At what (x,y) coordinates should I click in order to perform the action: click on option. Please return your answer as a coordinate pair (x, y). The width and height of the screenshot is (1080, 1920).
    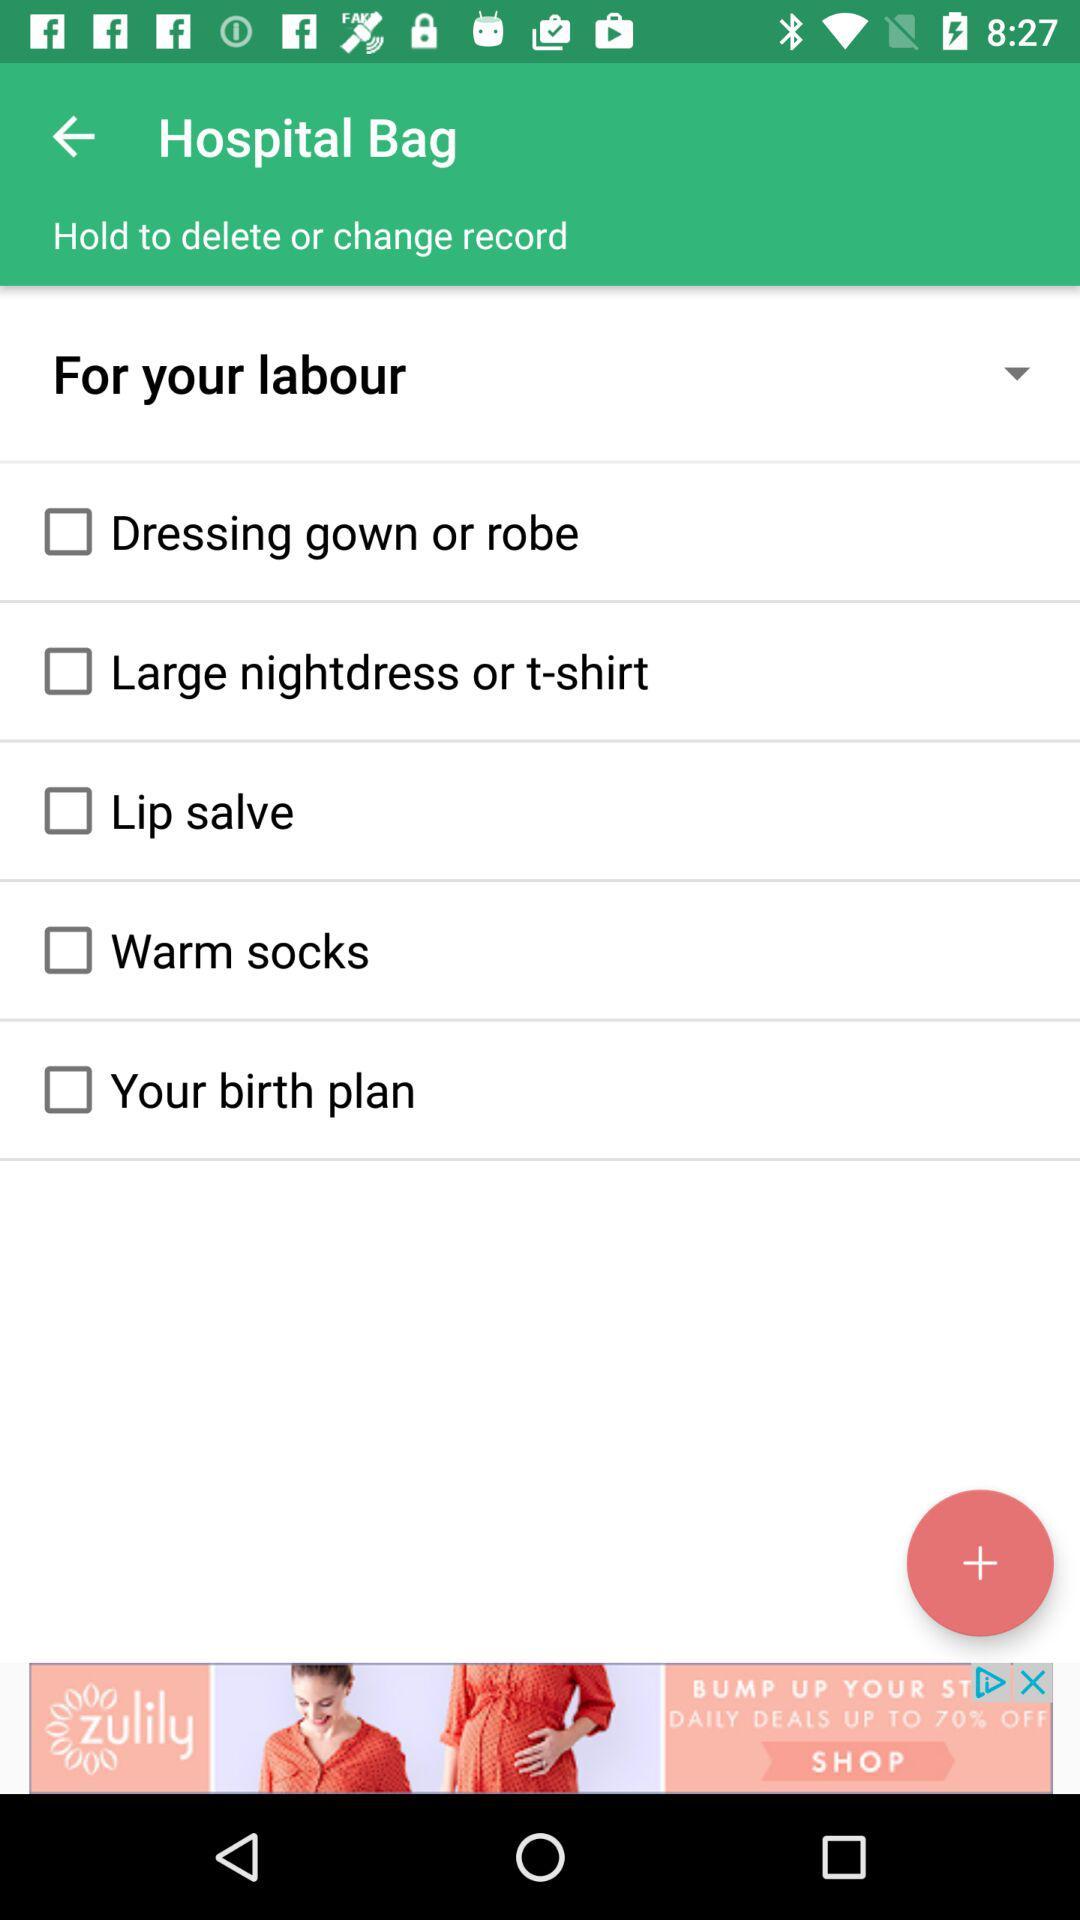
    Looking at the image, I should click on (67, 949).